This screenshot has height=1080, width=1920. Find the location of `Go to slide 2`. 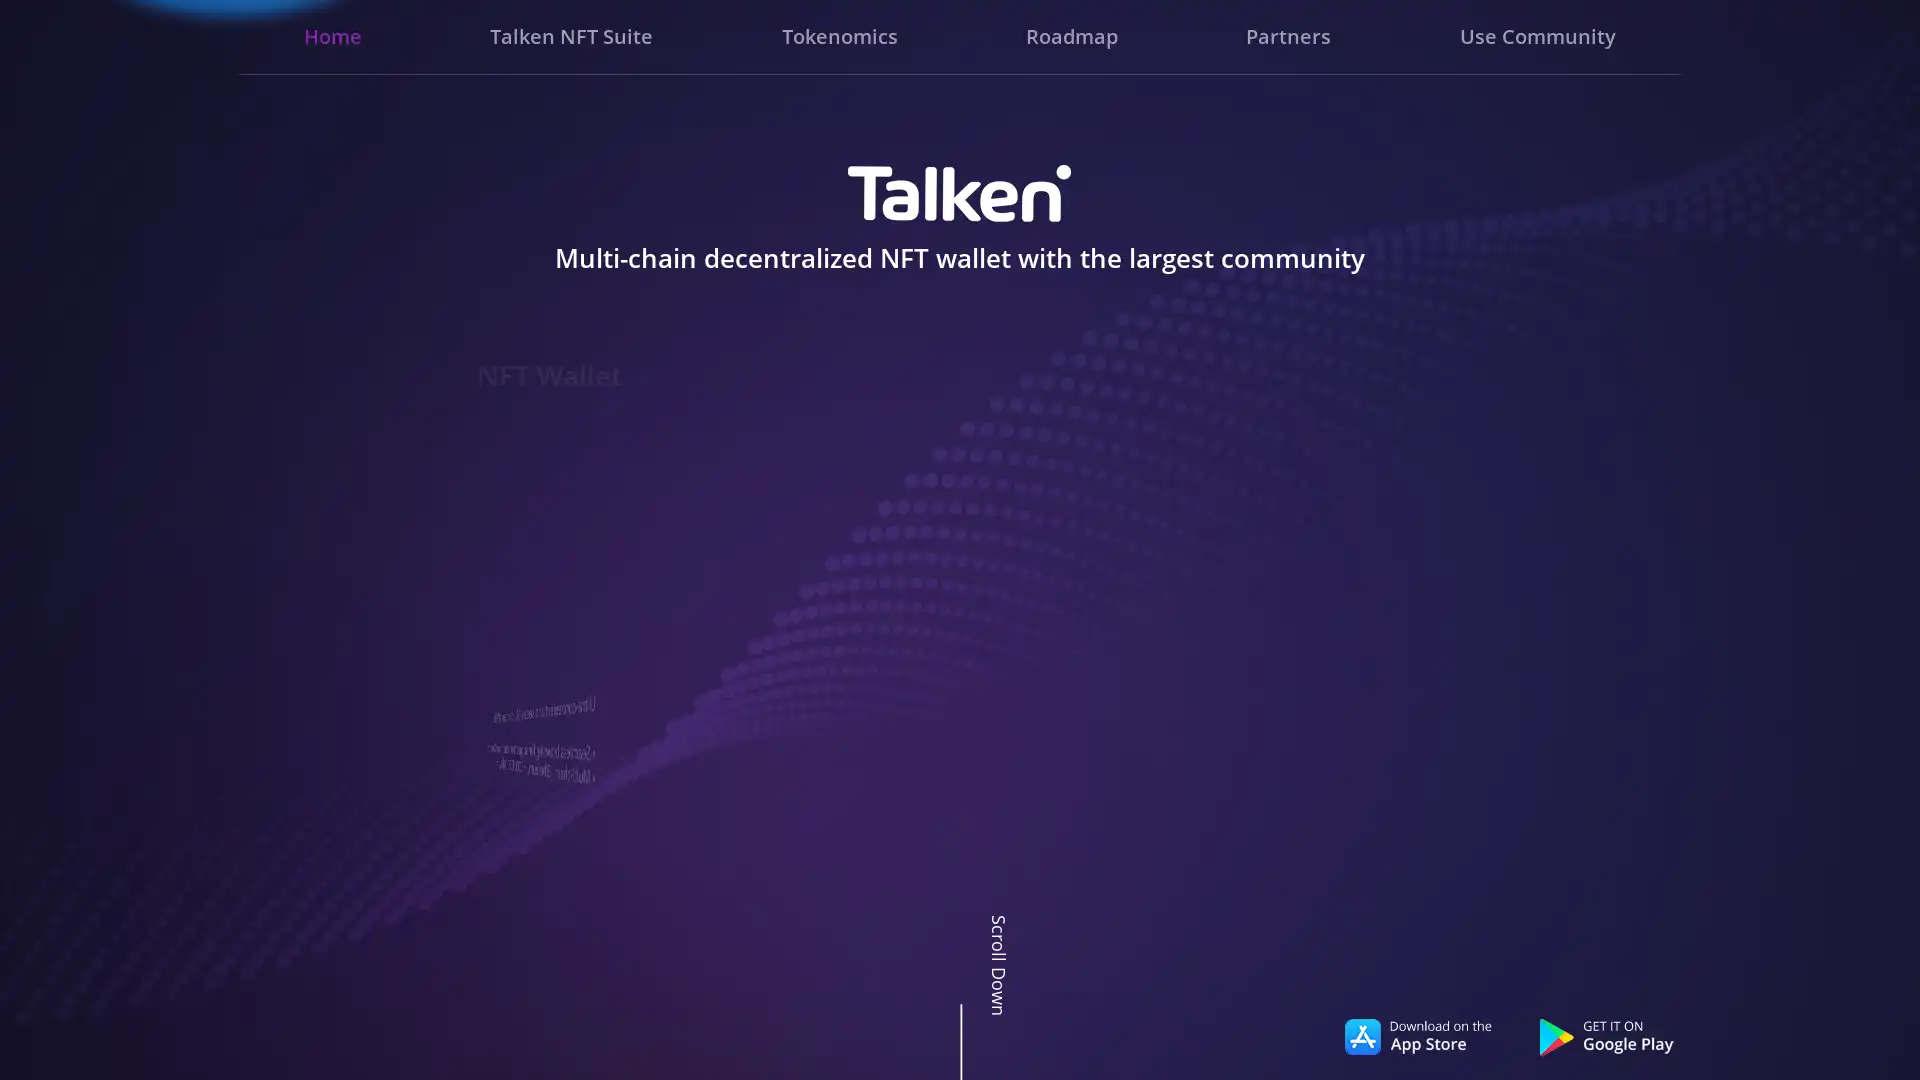

Go to slide 2 is located at coordinates (321, 848).